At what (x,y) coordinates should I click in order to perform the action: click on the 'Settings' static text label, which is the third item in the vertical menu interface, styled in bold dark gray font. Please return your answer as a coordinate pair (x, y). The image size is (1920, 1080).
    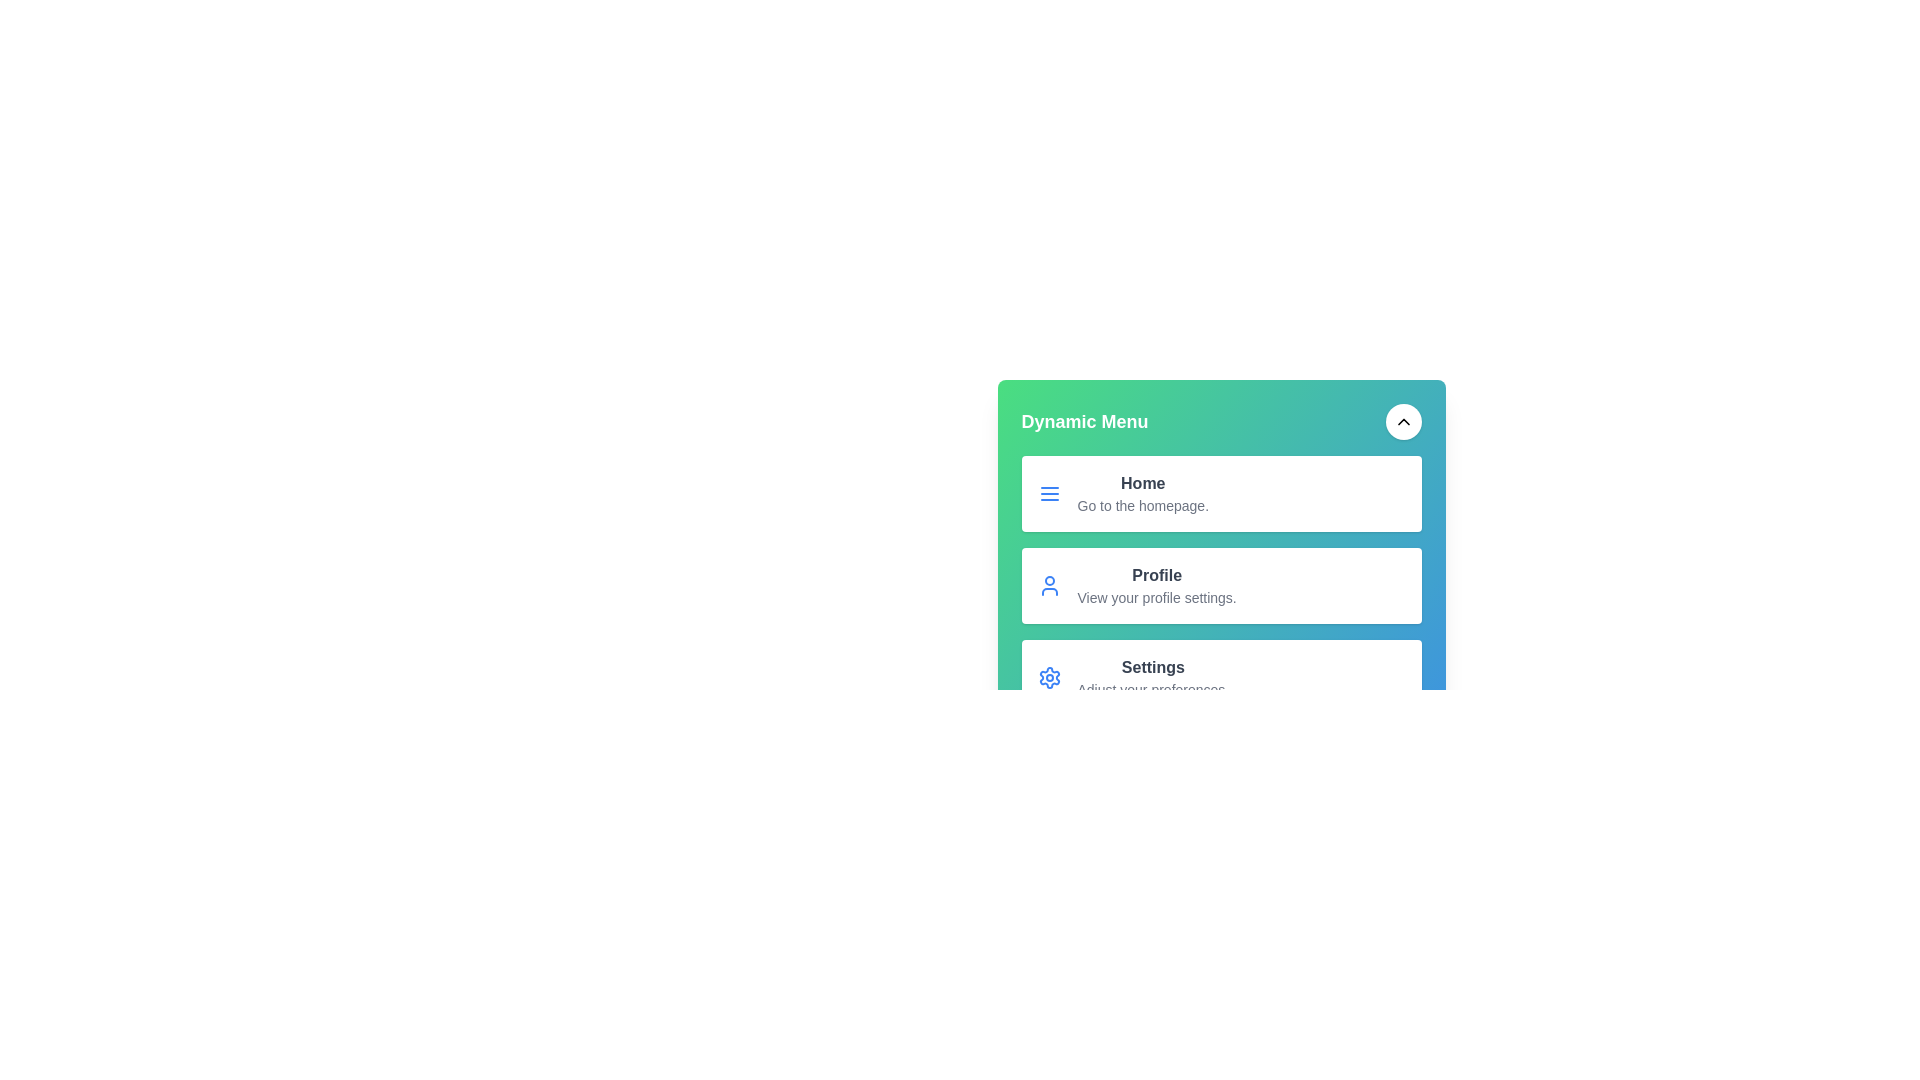
    Looking at the image, I should click on (1153, 667).